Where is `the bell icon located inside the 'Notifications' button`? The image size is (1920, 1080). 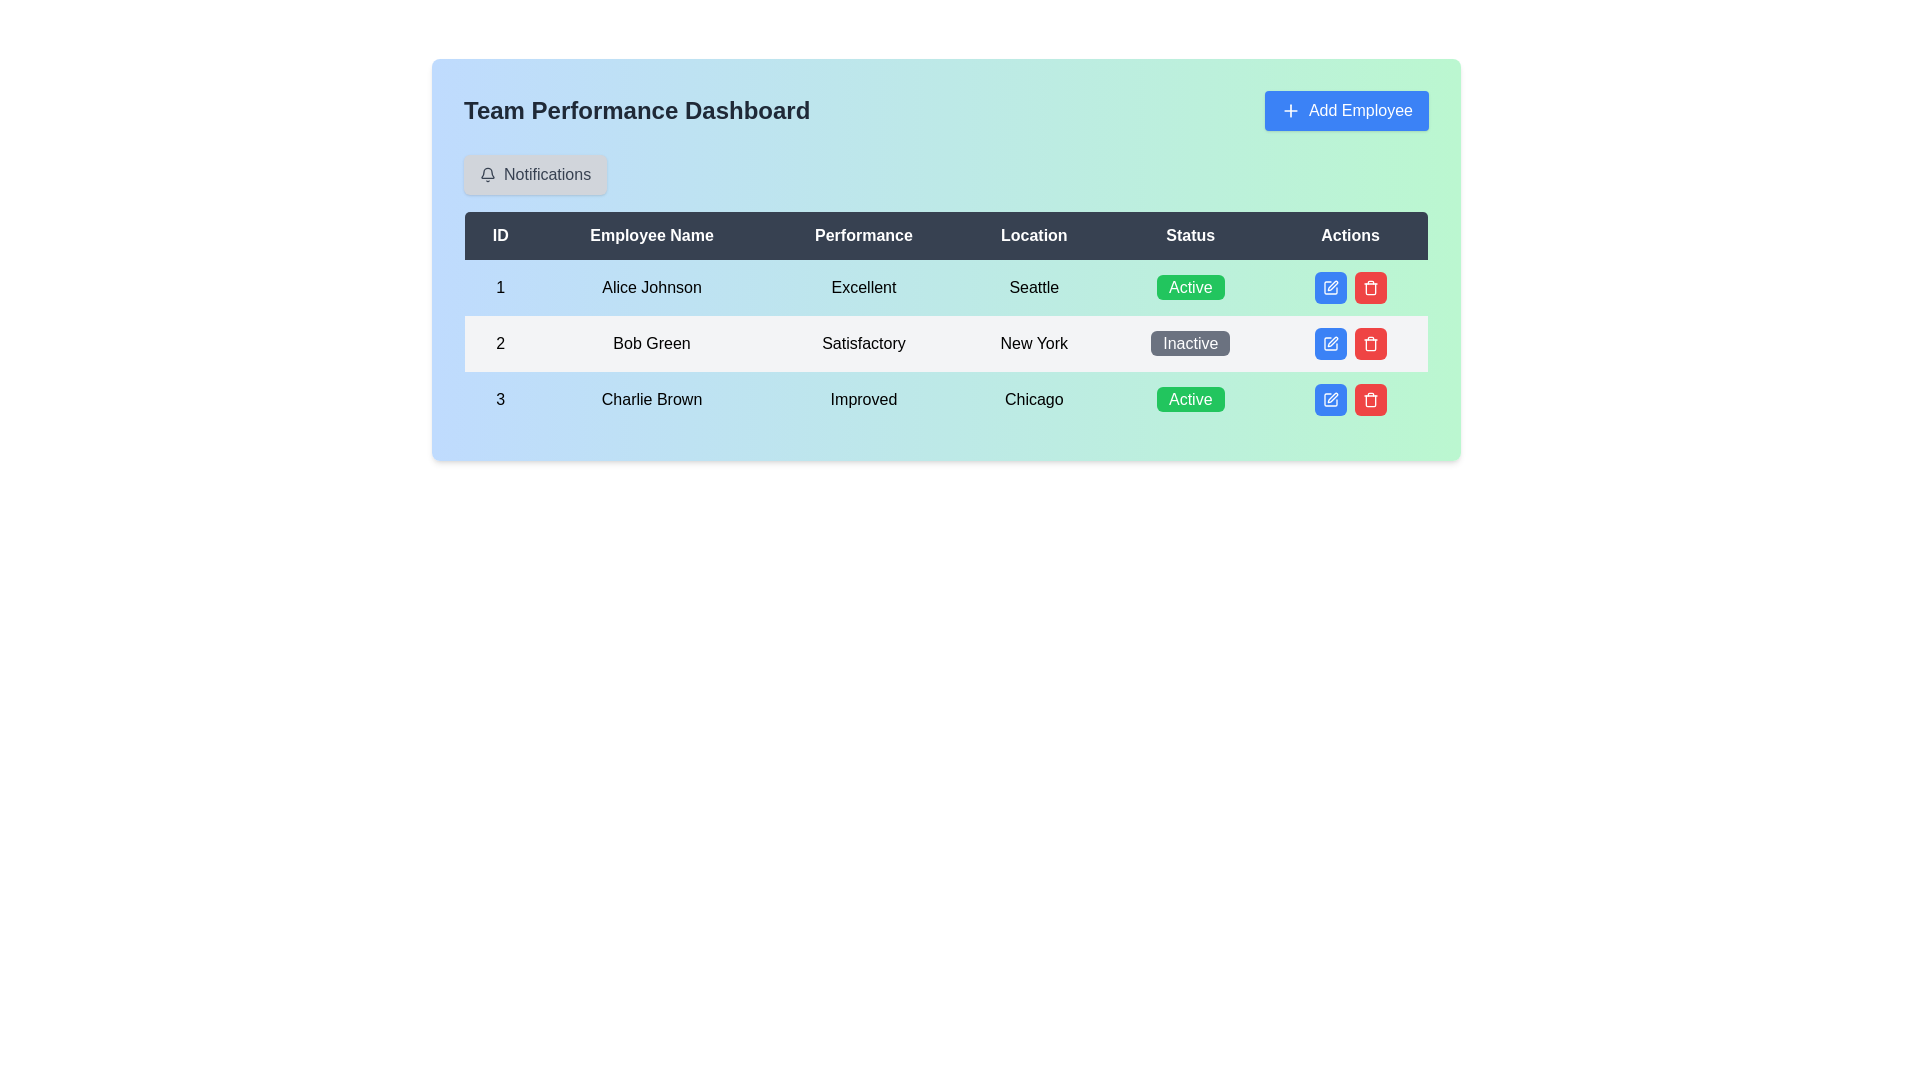 the bell icon located inside the 'Notifications' button is located at coordinates (488, 173).